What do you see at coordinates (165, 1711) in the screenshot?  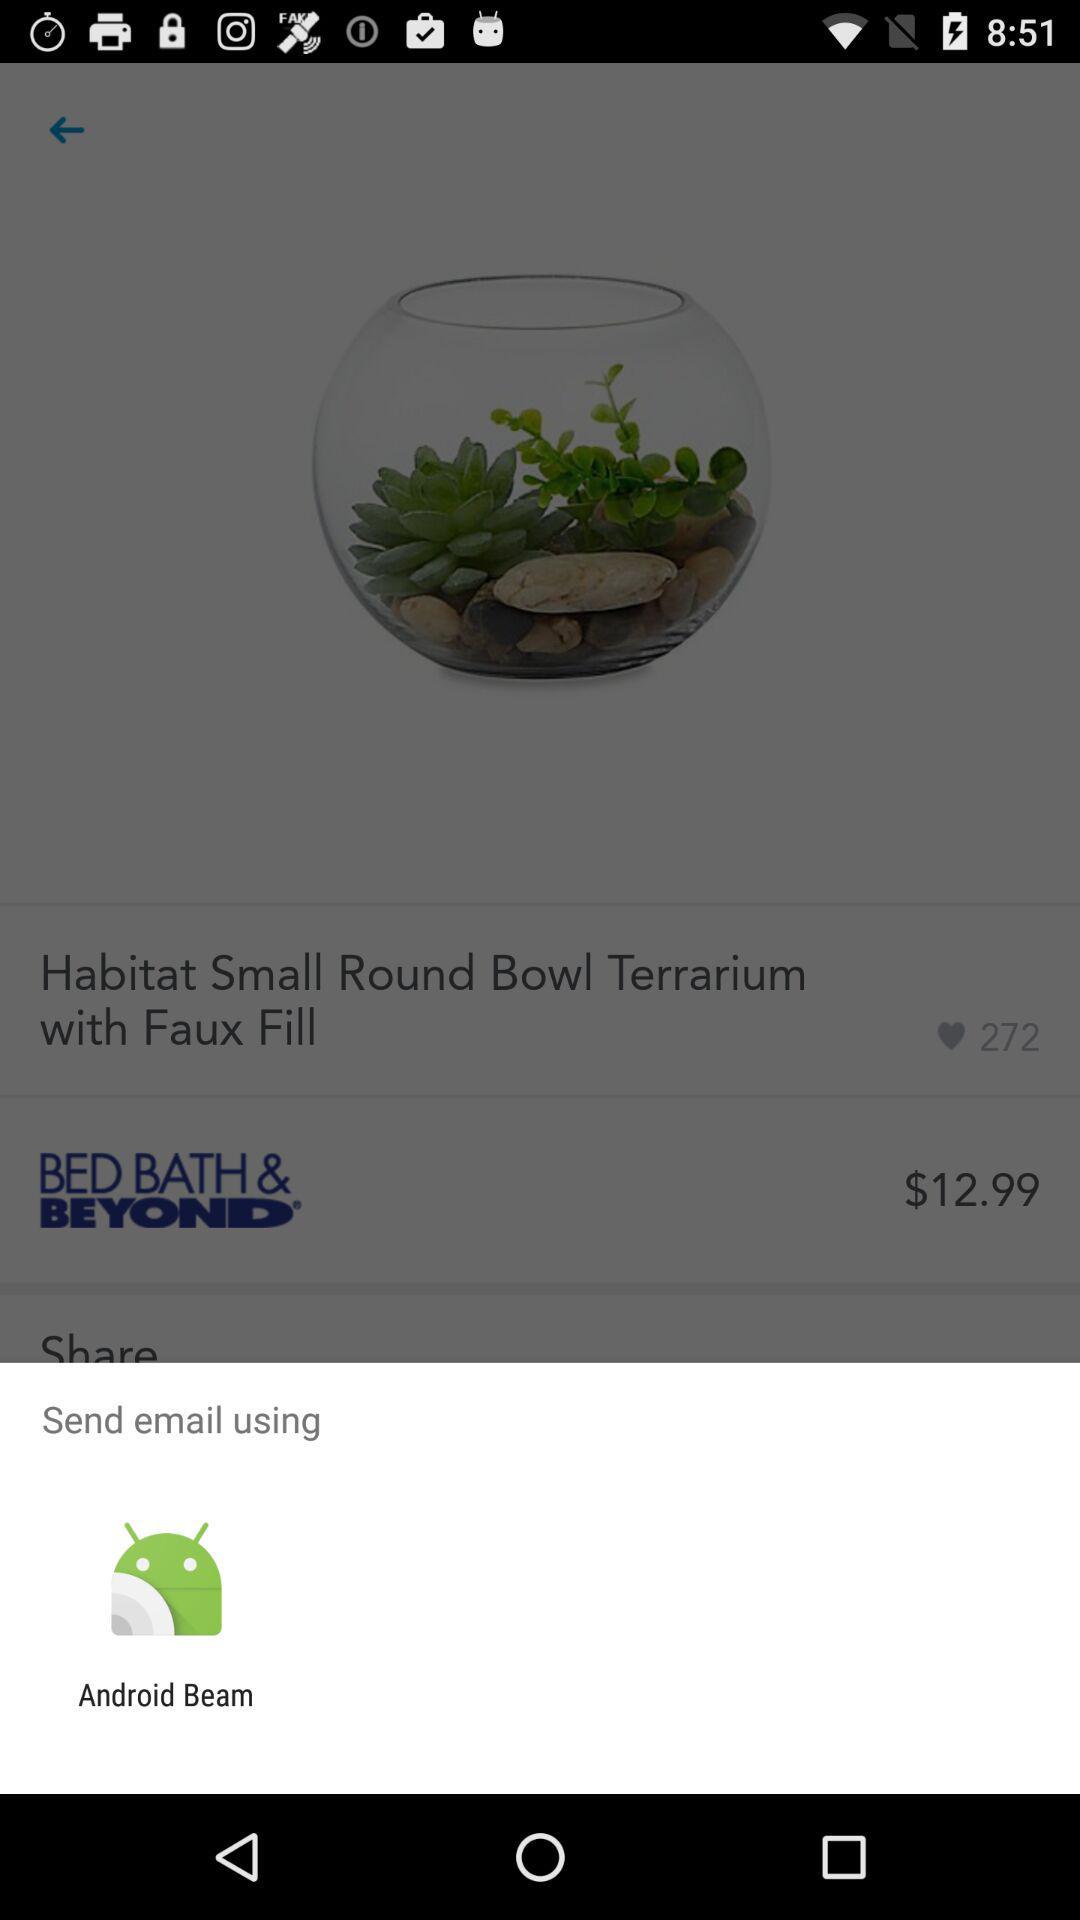 I see `android beam` at bounding box center [165, 1711].